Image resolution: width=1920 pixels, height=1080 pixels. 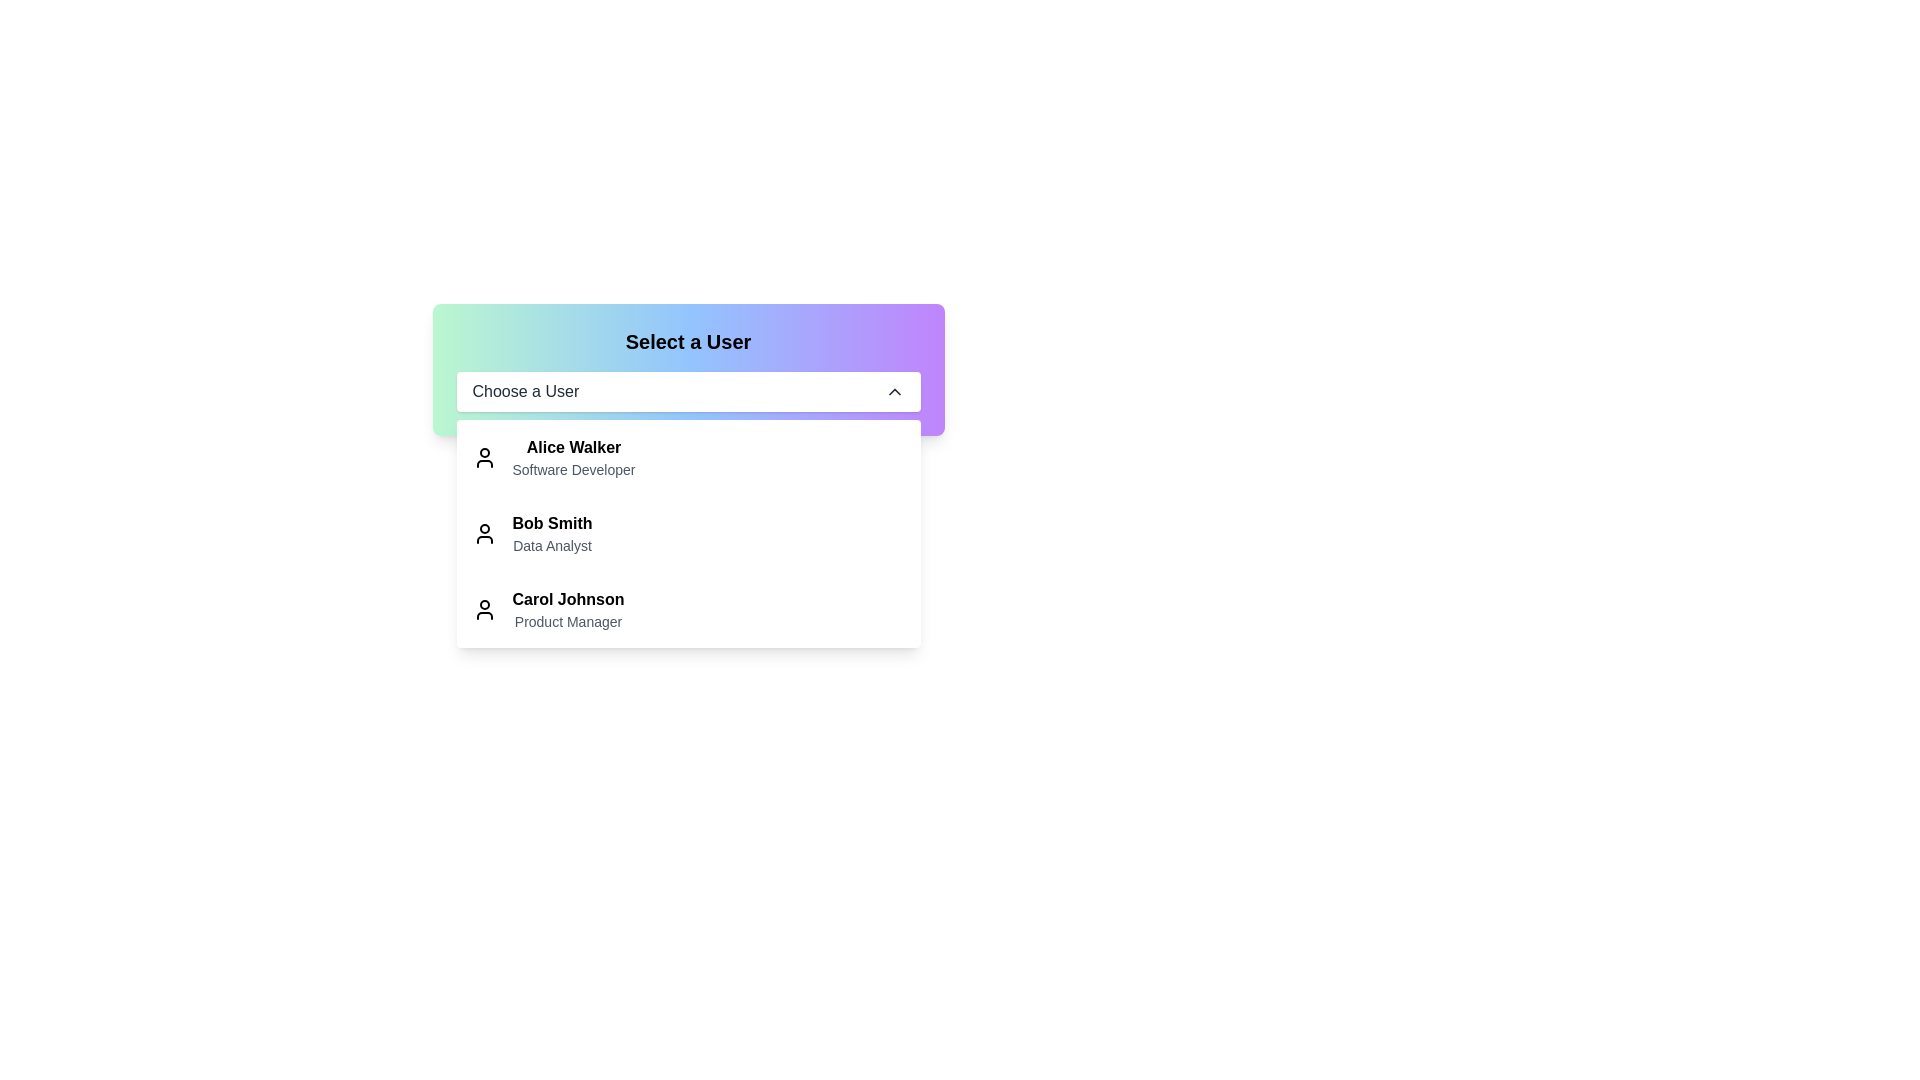 I want to click on the second user profile list item containing the user's name and position, so click(x=552, y=532).